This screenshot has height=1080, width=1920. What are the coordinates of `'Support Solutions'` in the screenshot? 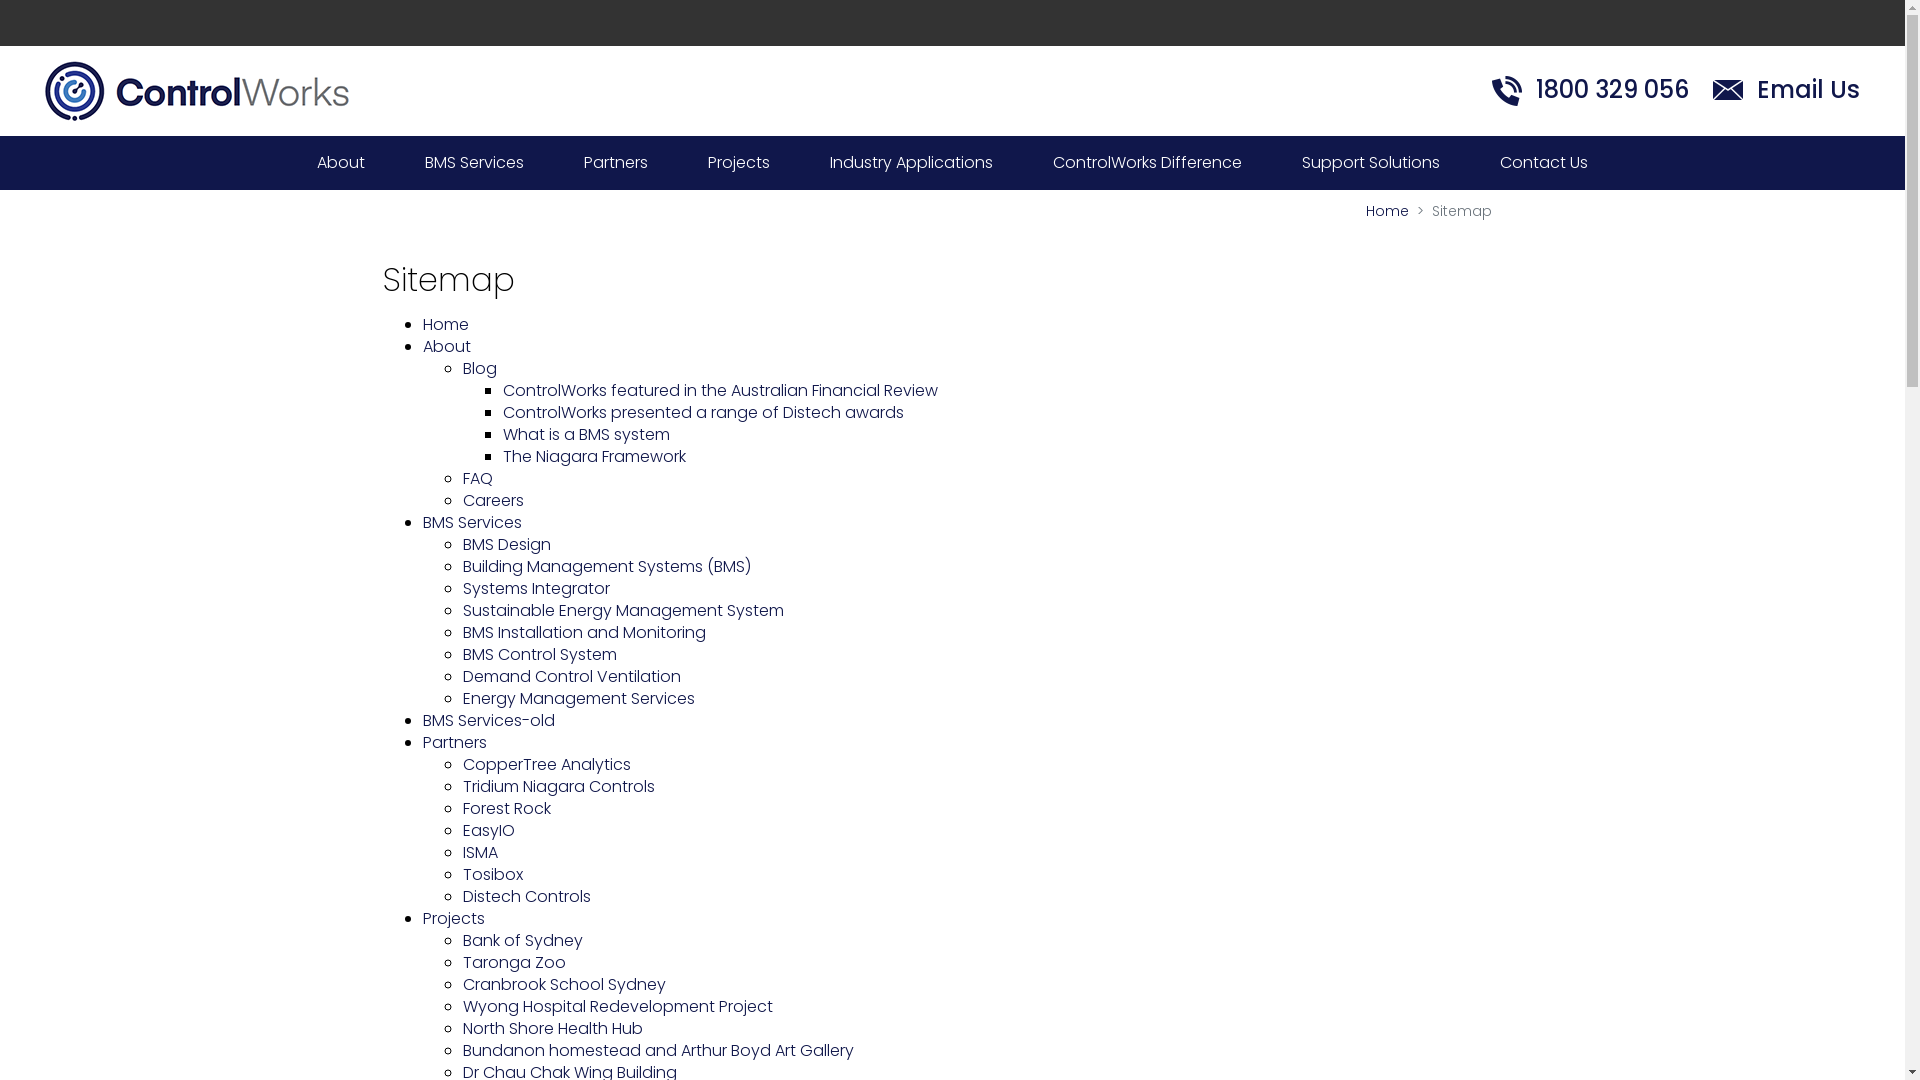 It's located at (1370, 161).